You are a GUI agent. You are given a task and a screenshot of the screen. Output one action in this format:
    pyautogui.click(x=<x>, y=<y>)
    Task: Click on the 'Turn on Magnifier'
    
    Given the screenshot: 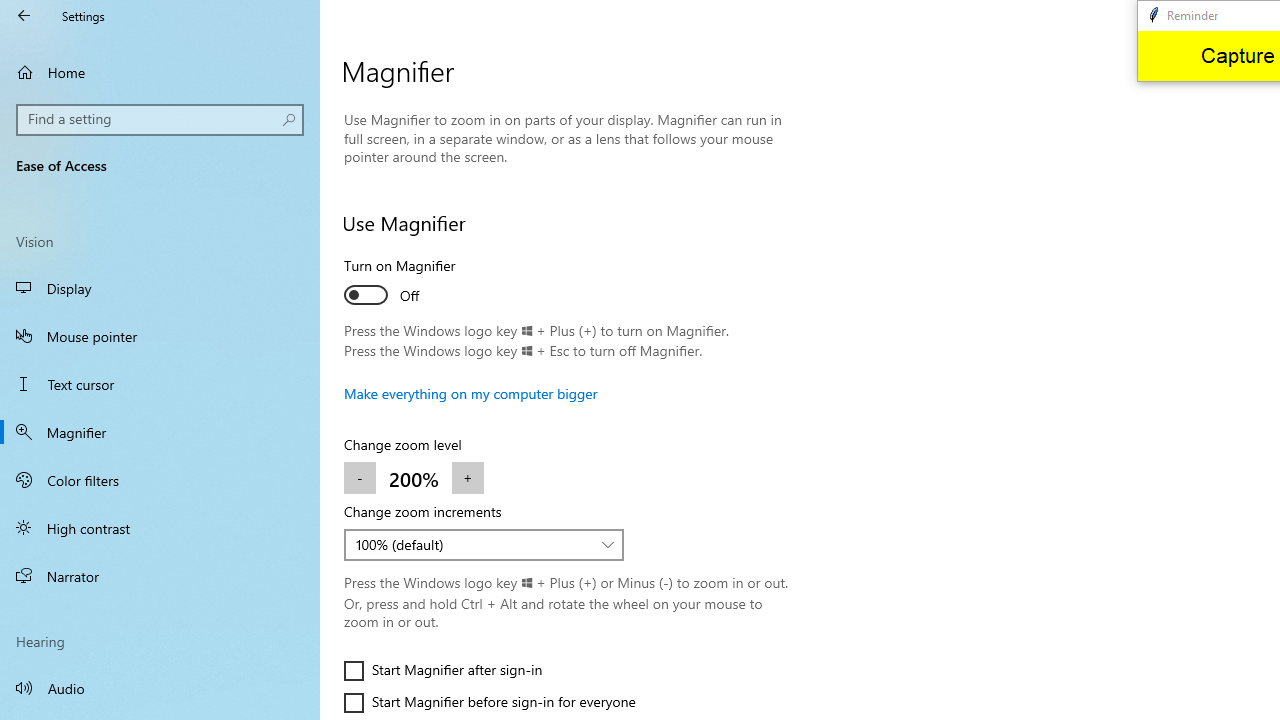 What is the action you would take?
    pyautogui.click(x=416, y=283)
    